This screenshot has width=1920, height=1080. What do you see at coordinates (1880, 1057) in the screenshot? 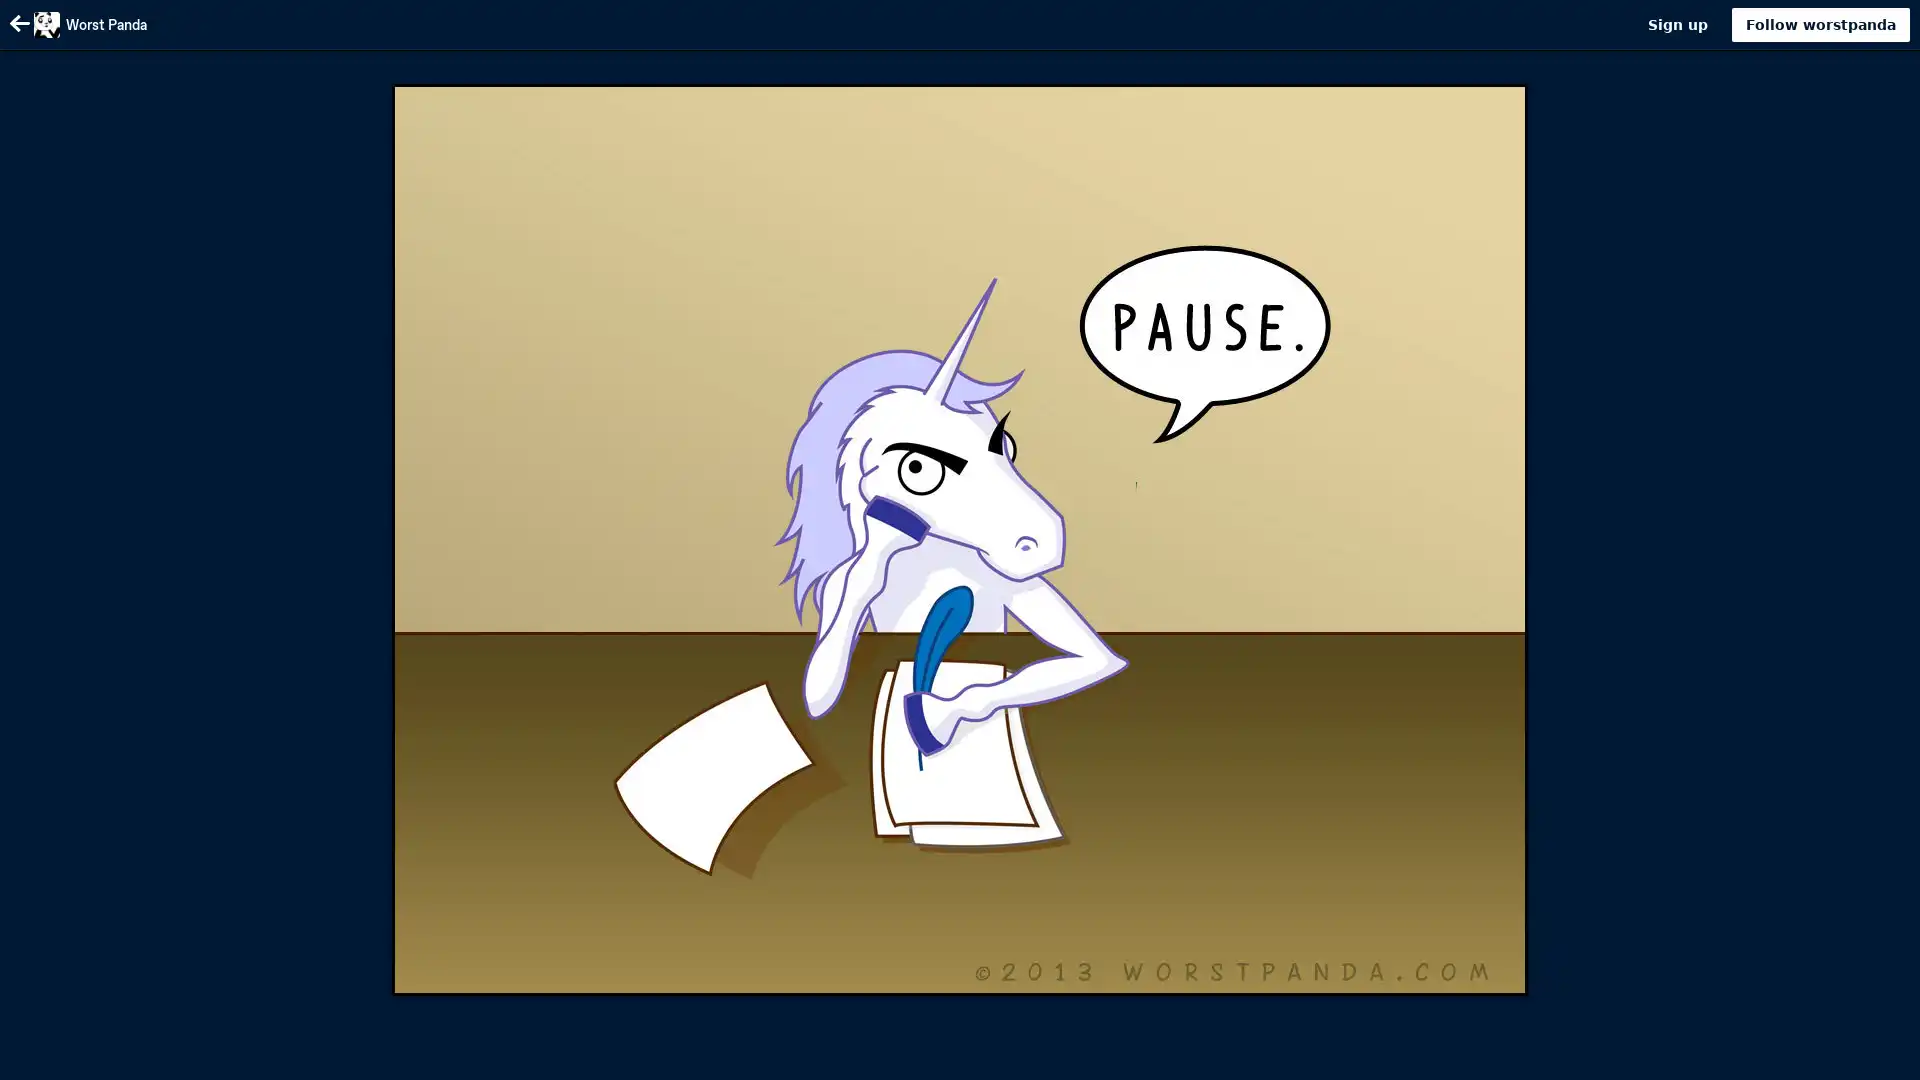
I see `Scroll to top` at bounding box center [1880, 1057].